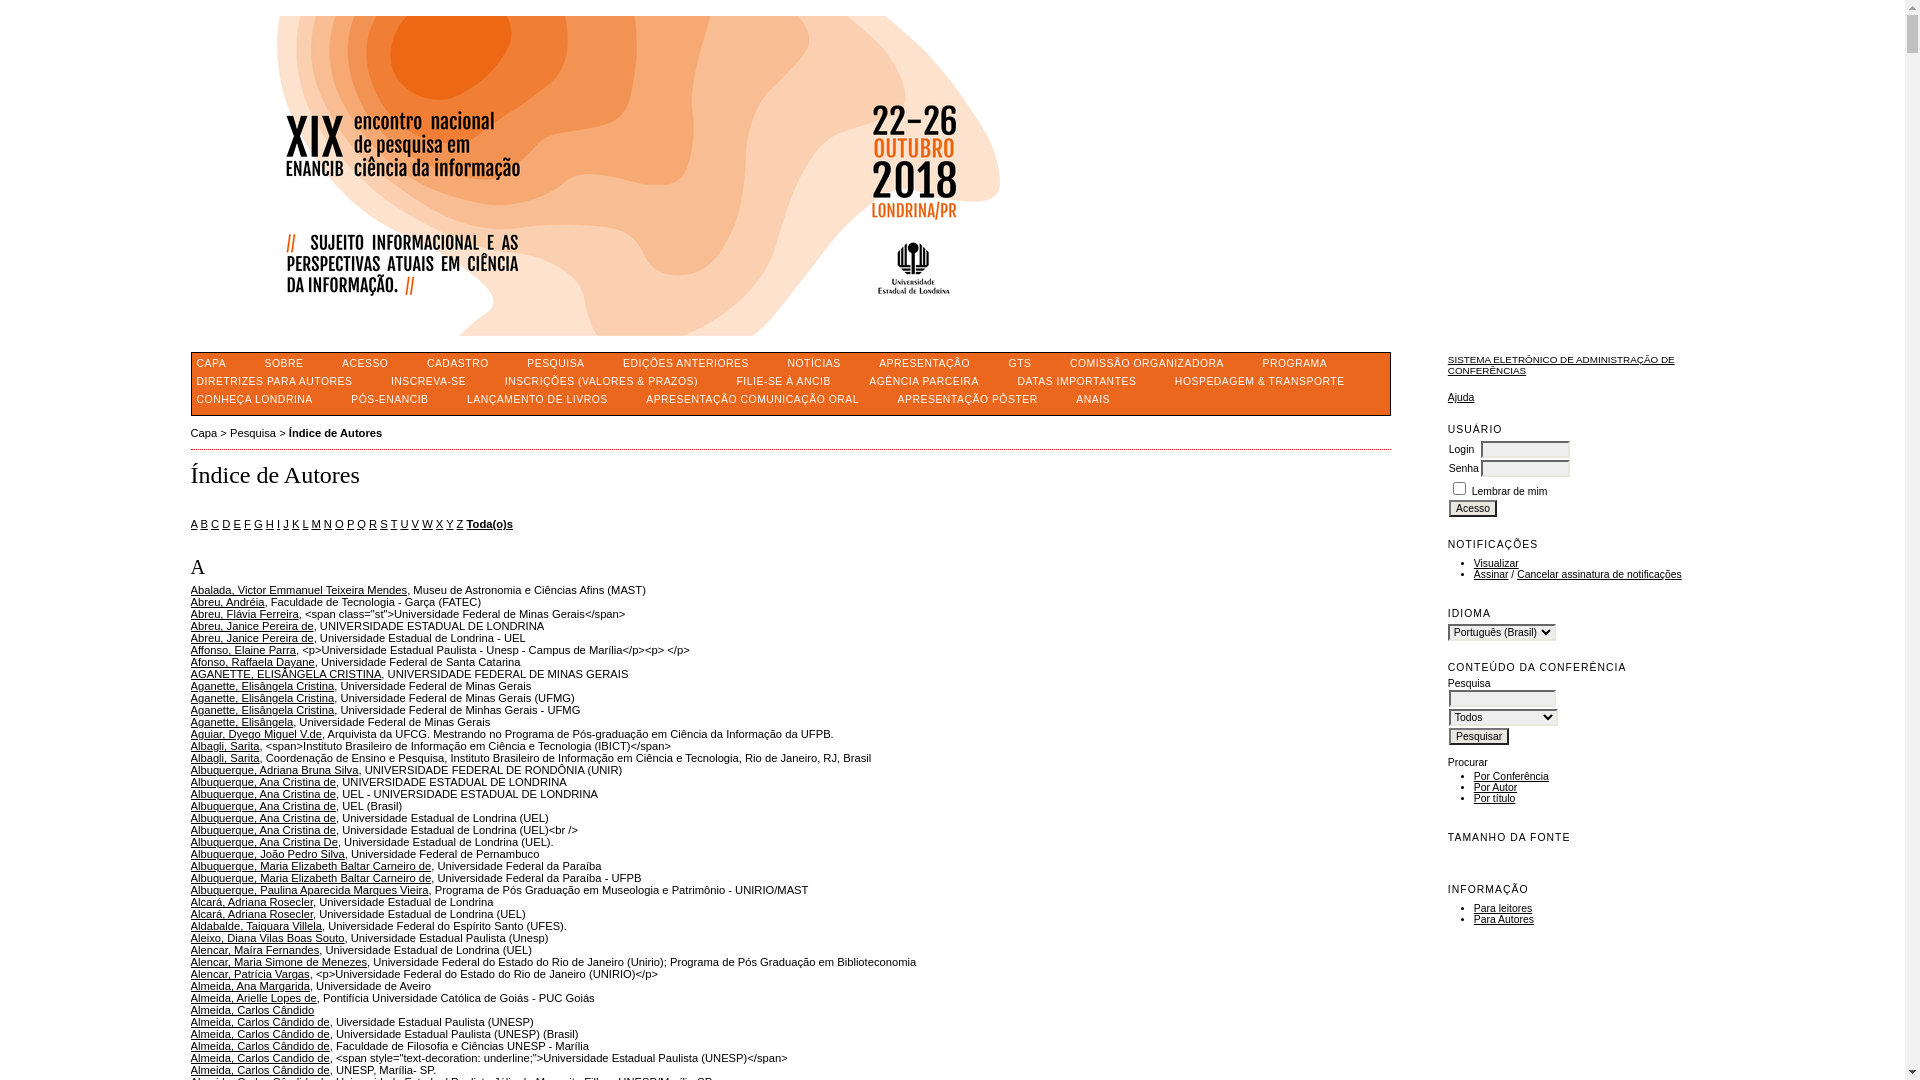 Image resolution: width=1920 pixels, height=1080 pixels. Describe the element at coordinates (257, 523) in the screenshot. I see `'G'` at that location.